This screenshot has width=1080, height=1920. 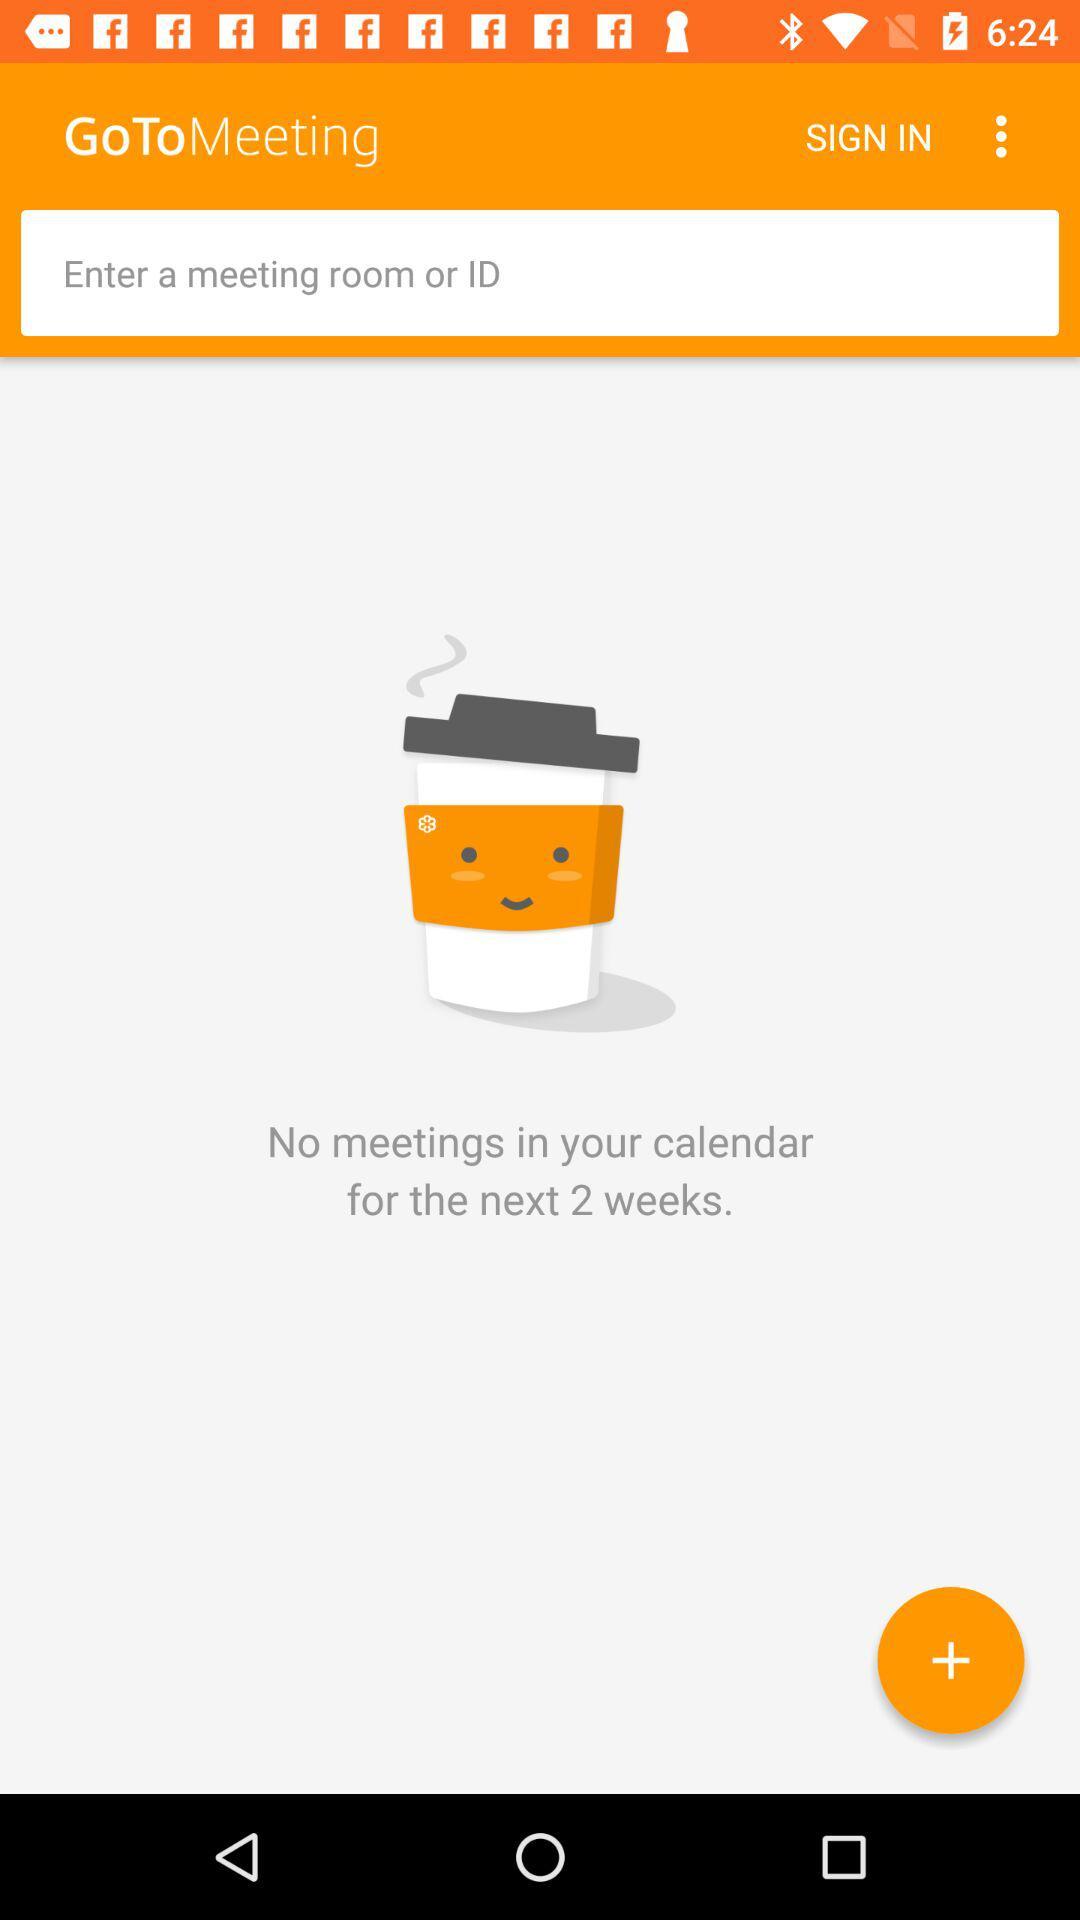 I want to click on entire information, so click(x=540, y=272).